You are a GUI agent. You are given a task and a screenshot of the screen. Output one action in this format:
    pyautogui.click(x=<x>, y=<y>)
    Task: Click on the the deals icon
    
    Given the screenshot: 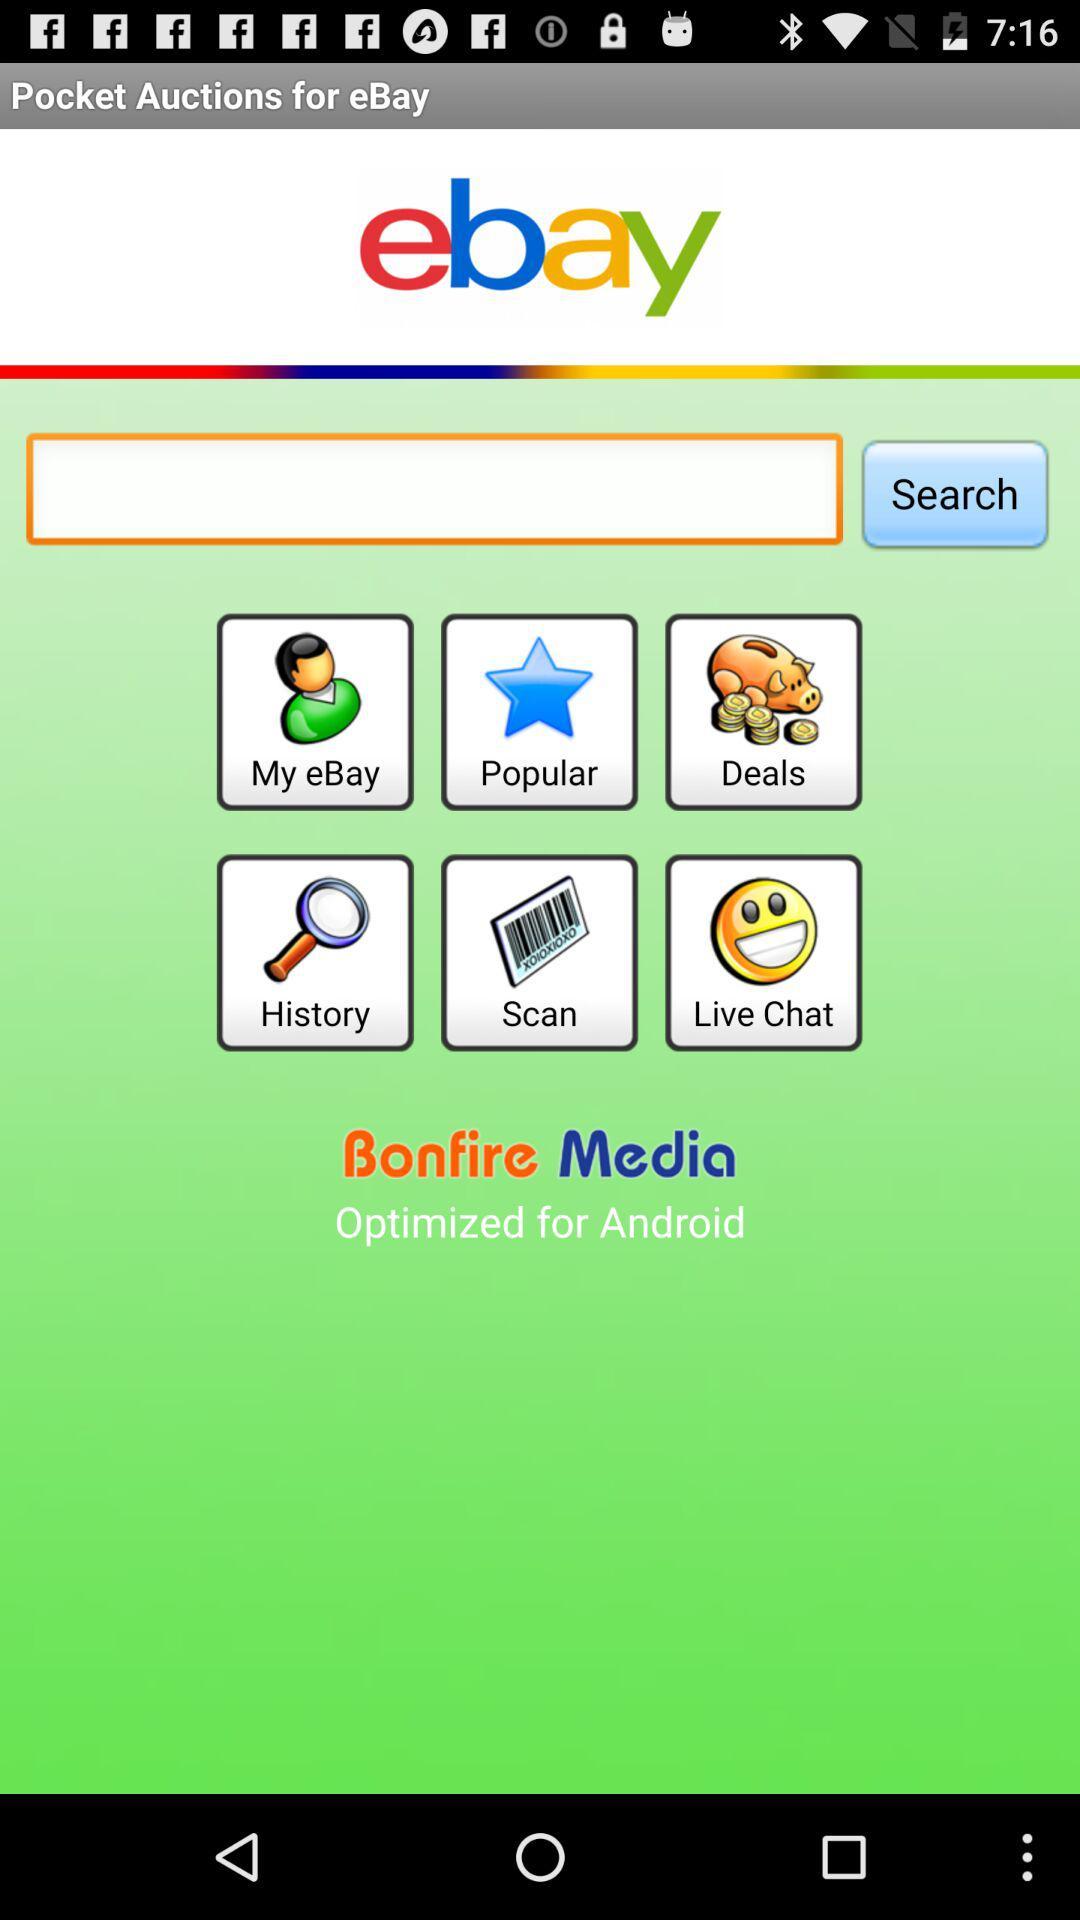 What is the action you would take?
    pyautogui.click(x=763, y=712)
    